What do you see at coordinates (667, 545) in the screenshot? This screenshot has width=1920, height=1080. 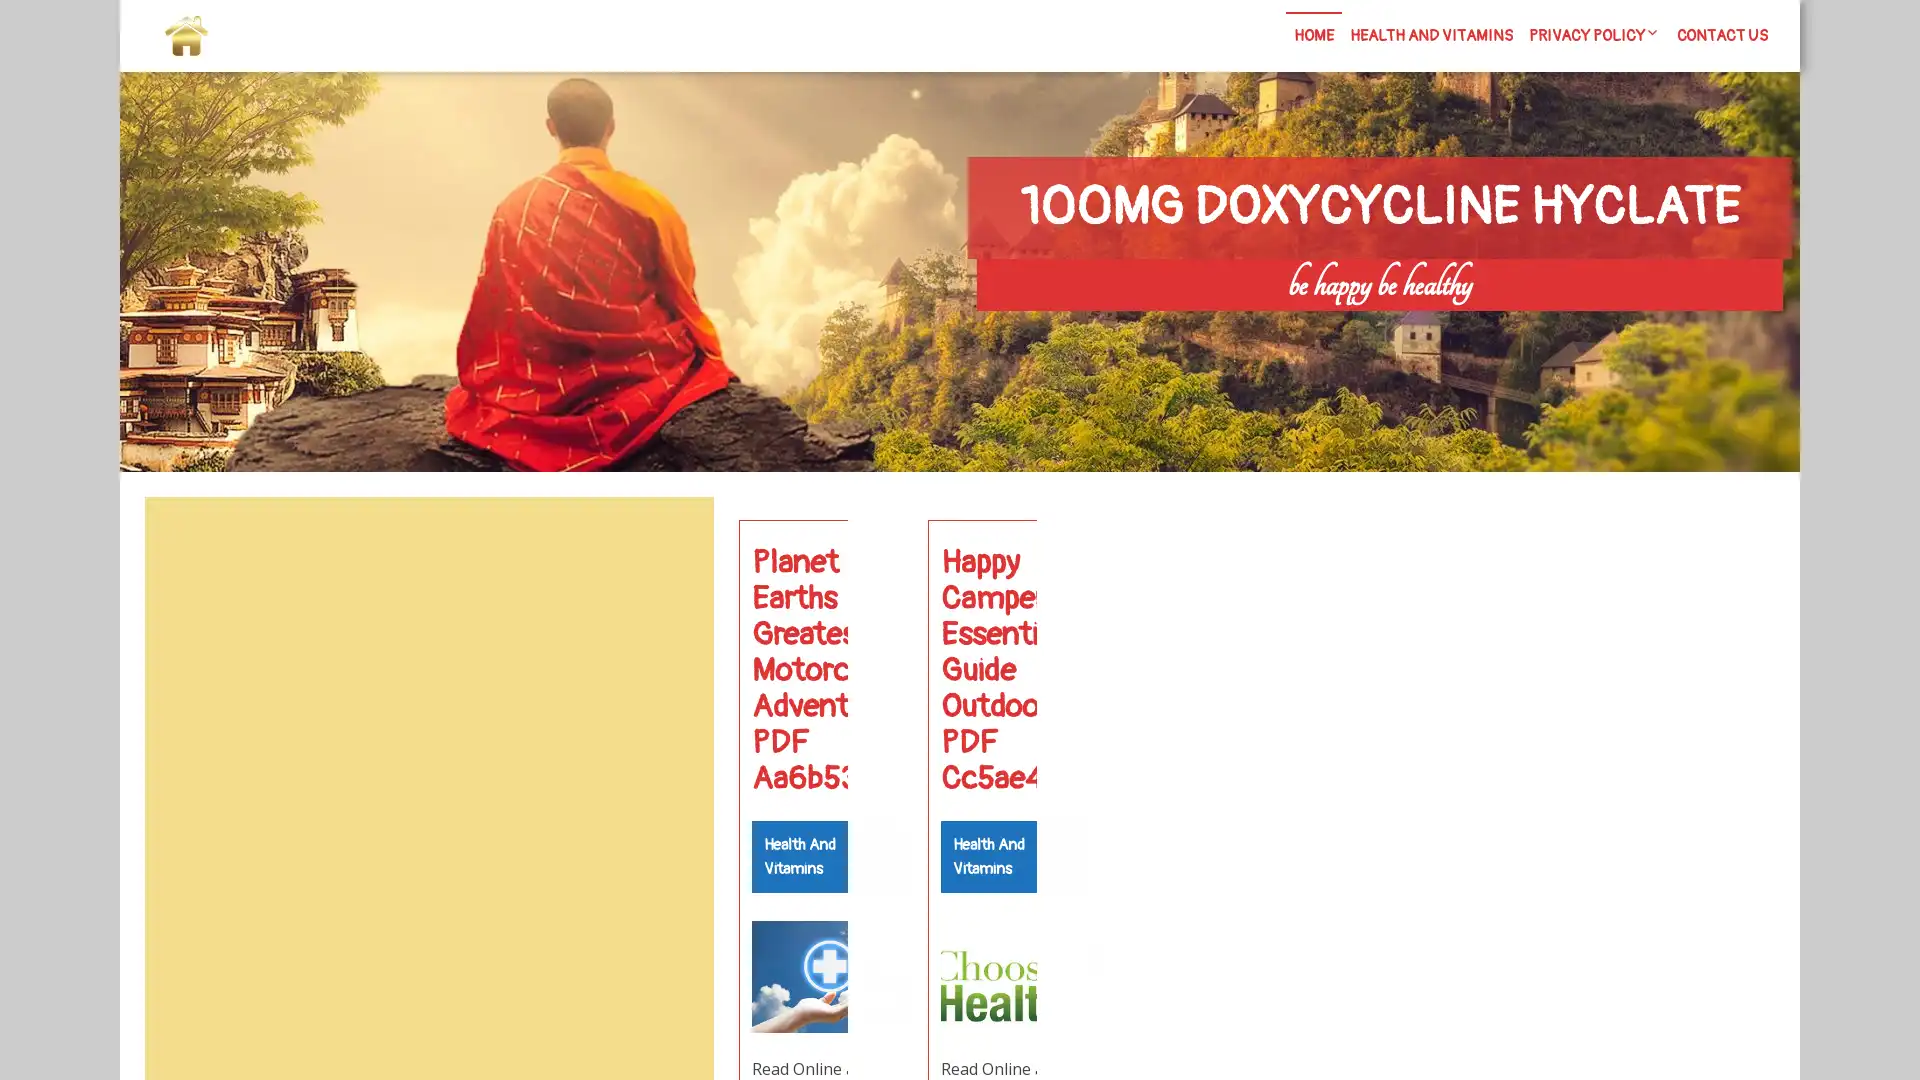 I see `Search` at bounding box center [667, 545].